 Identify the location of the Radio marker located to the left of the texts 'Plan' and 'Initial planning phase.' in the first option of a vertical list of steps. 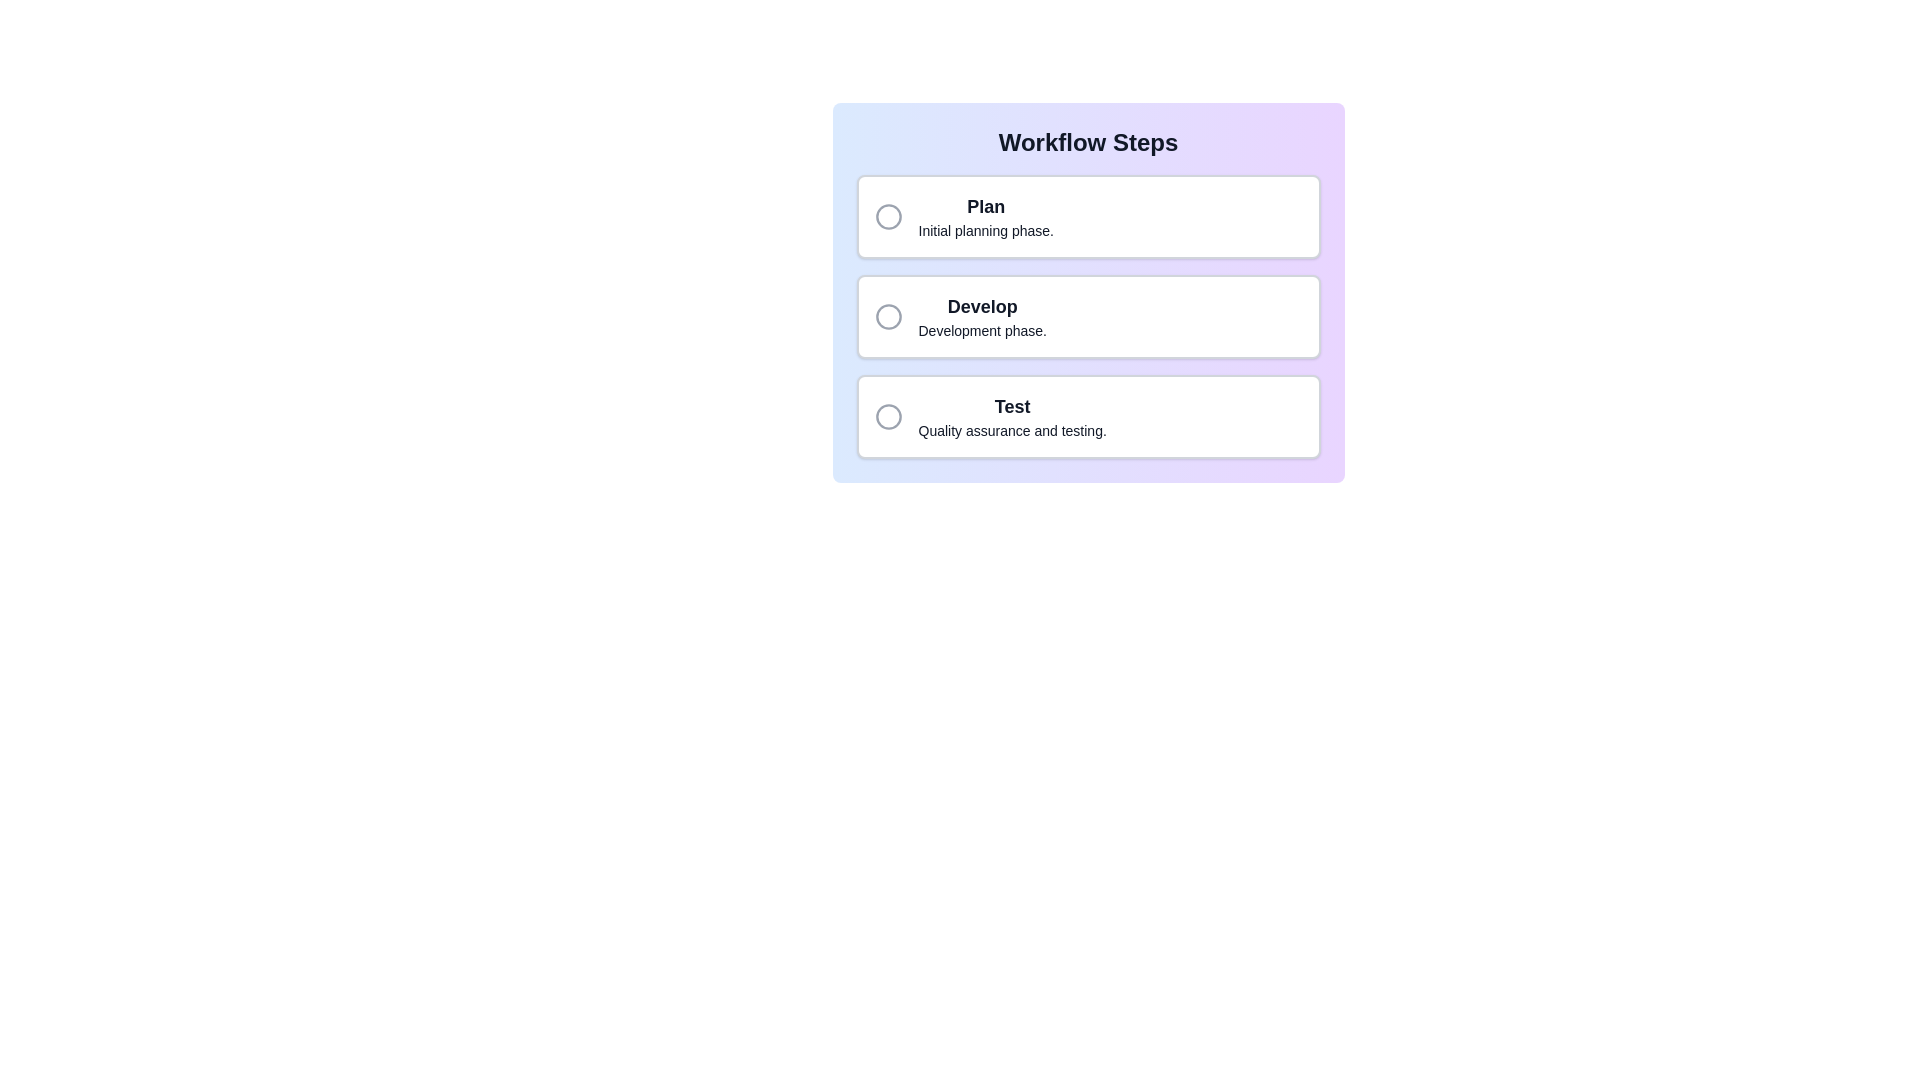
(887, 216).